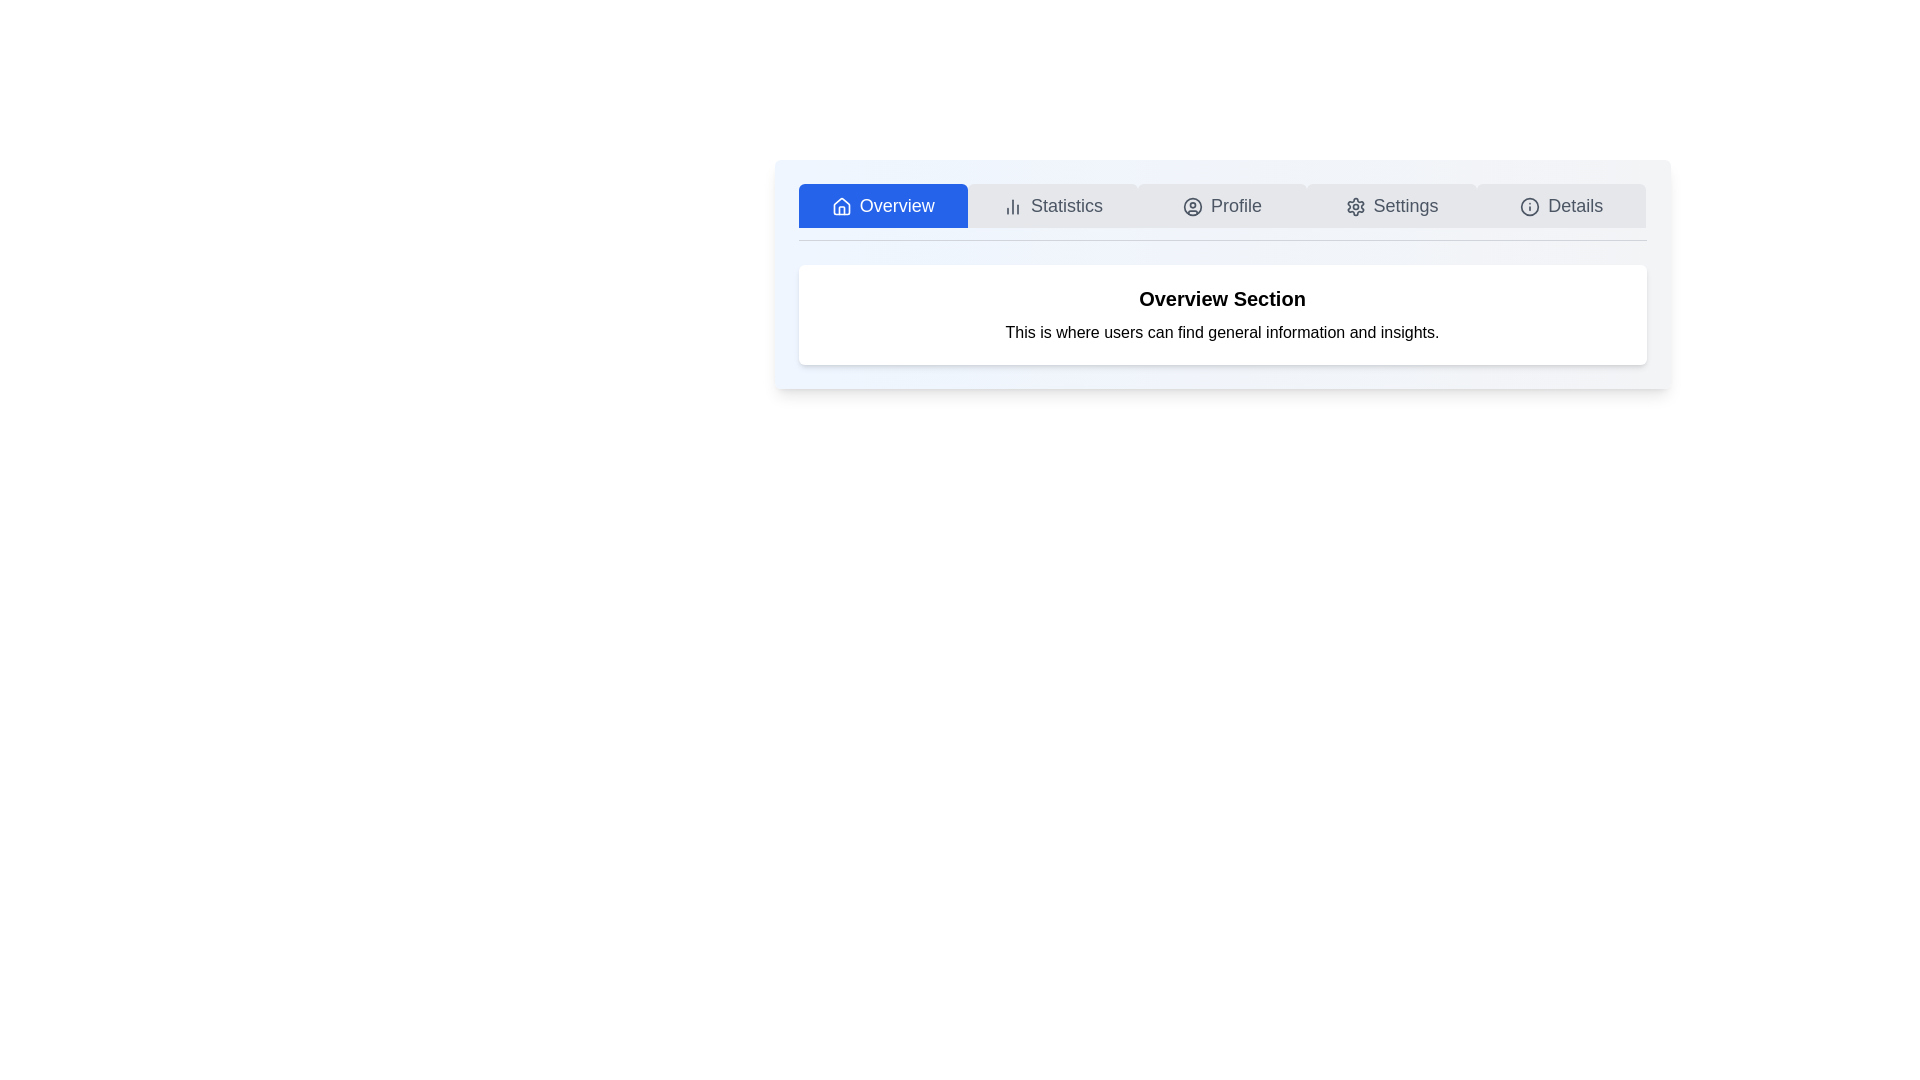 The image size is (1920, 1080). Describe the element at coordinates (1560, 205) in the screenshot. I see `the 'Details' tab located at the far right of the navigation bar` at that location.